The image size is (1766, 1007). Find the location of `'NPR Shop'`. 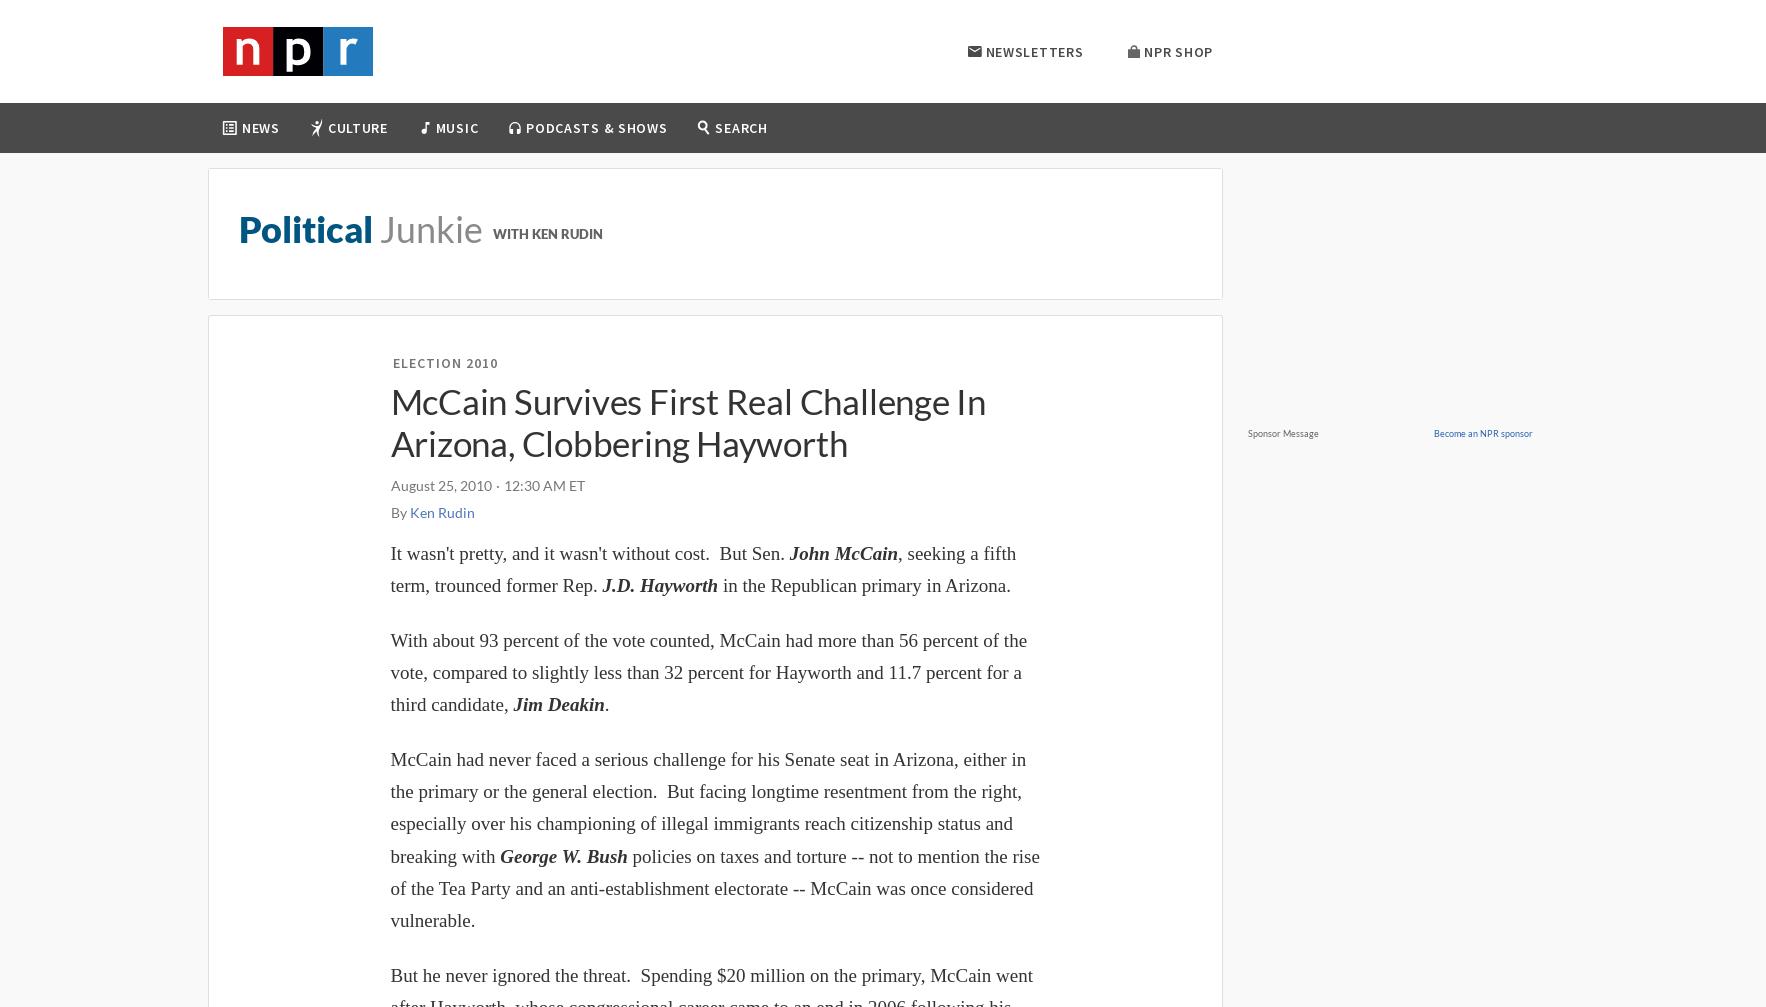

'NPR Shop' is located at coordinates (1177, 50).